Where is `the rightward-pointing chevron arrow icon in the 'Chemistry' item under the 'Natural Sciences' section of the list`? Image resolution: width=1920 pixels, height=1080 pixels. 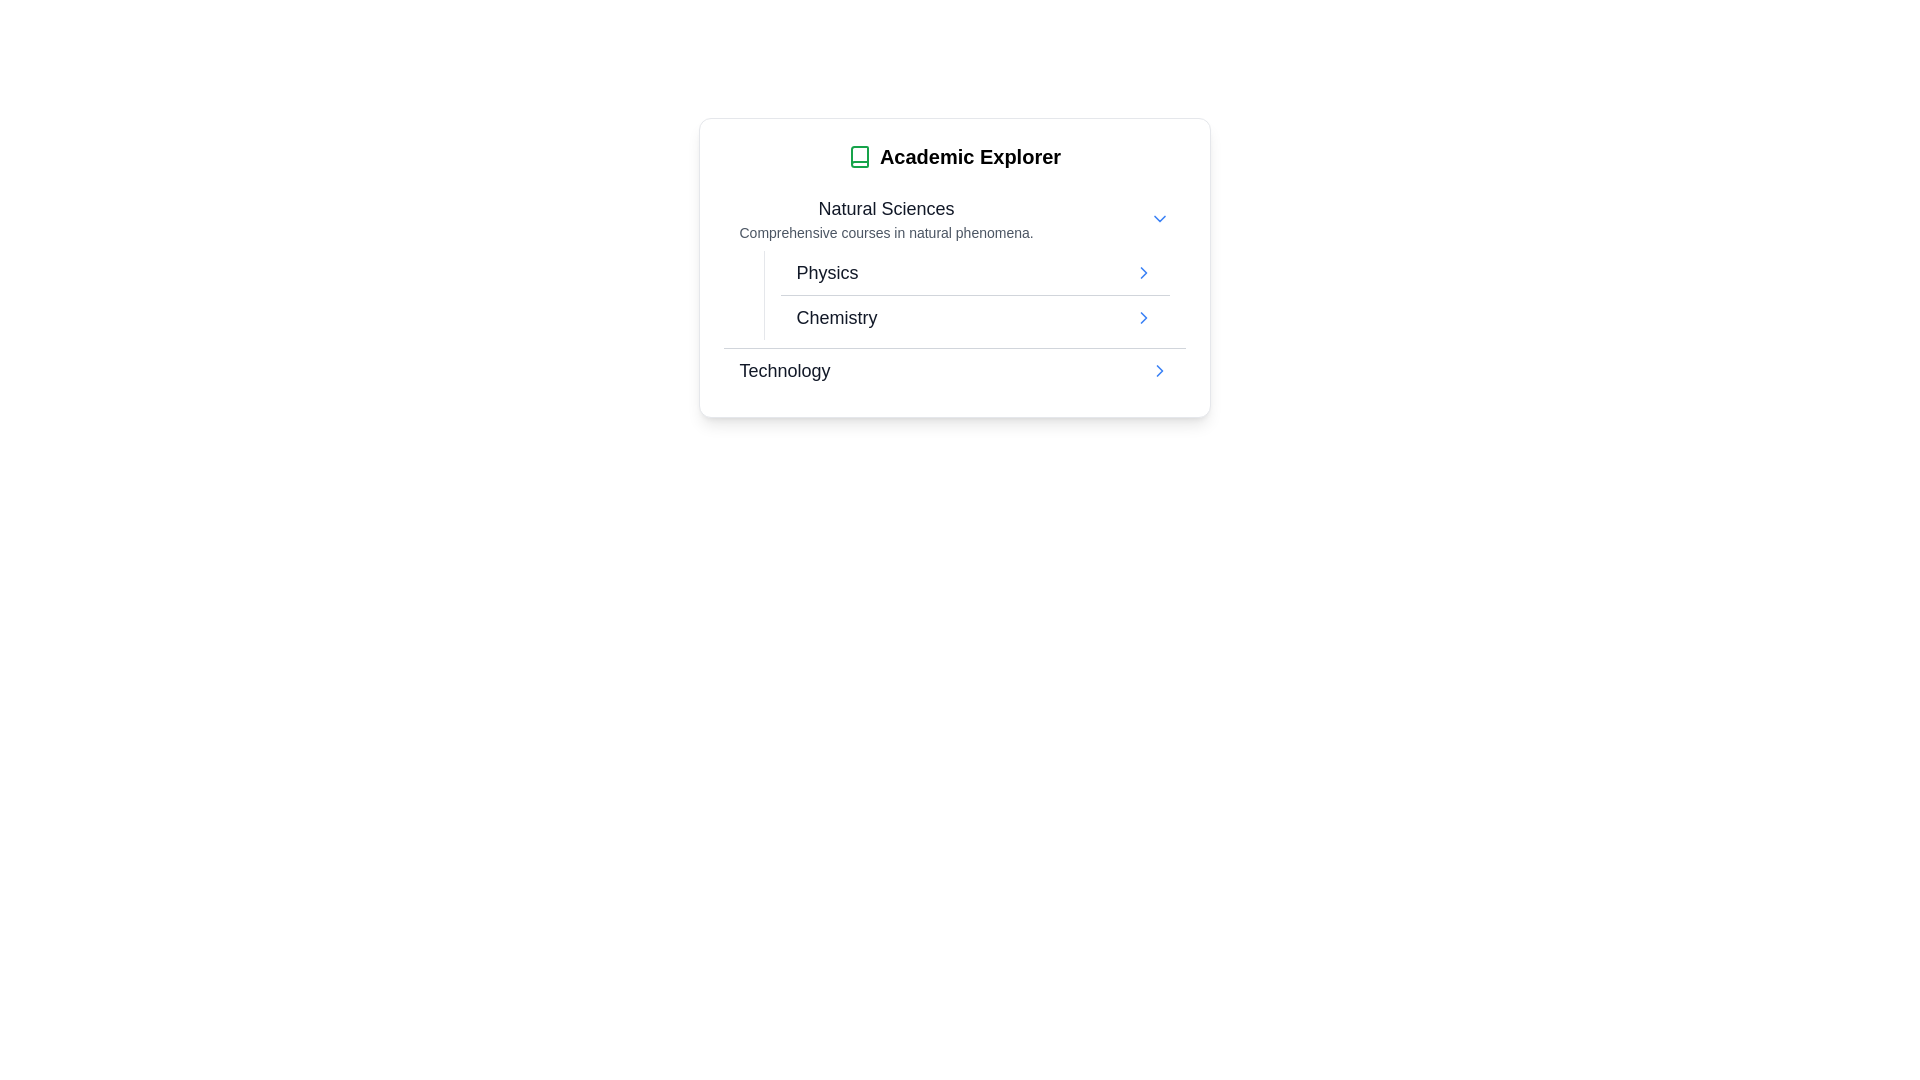 the rightward-pointing chevron arrow icon in the 'Chemistry' item under the 'Natural Sciences' section of the list is located at coordinates (1143, 316).